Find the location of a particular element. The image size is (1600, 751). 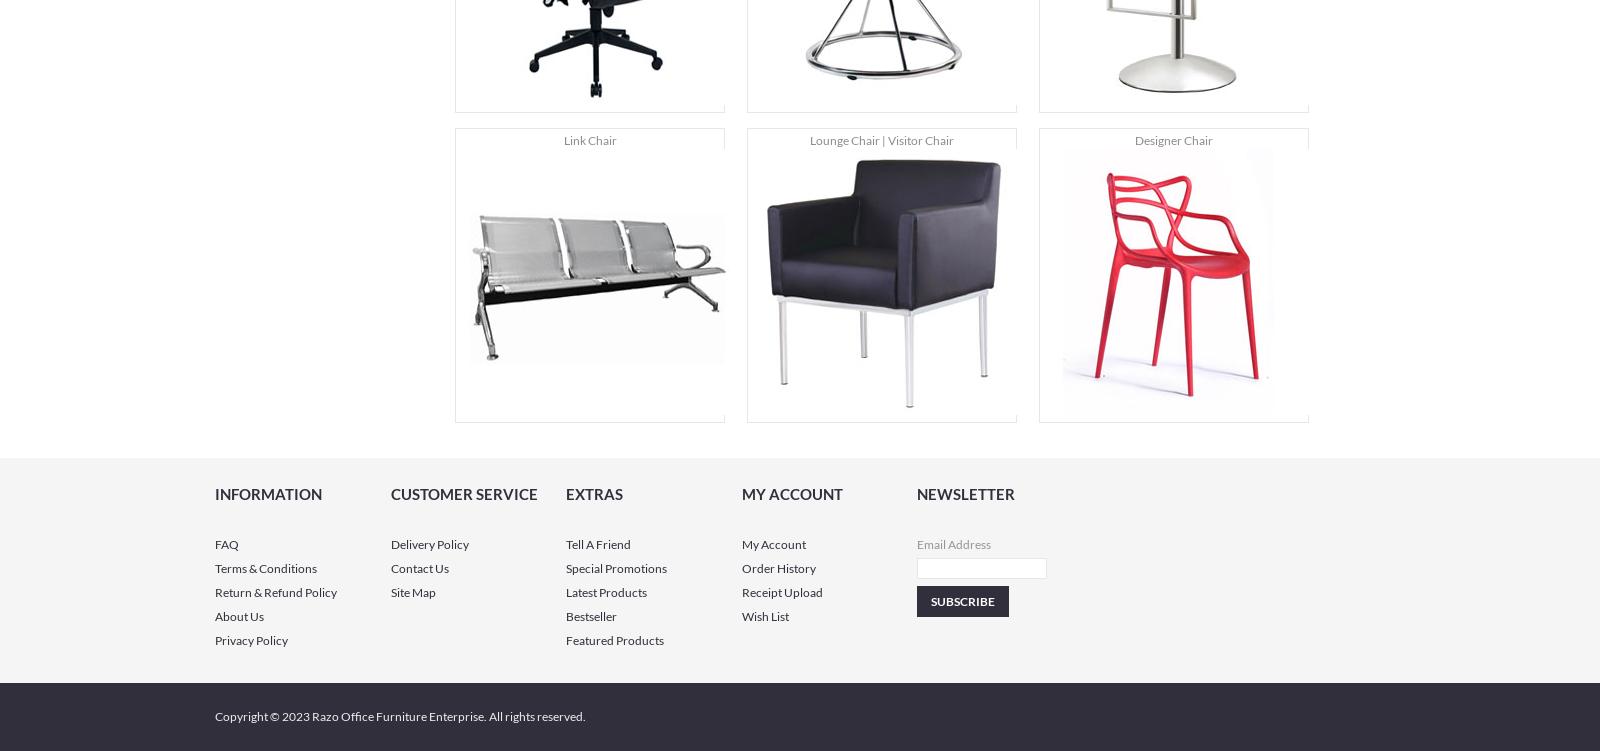

'Contact Us' is located at coordinates (418, 567).